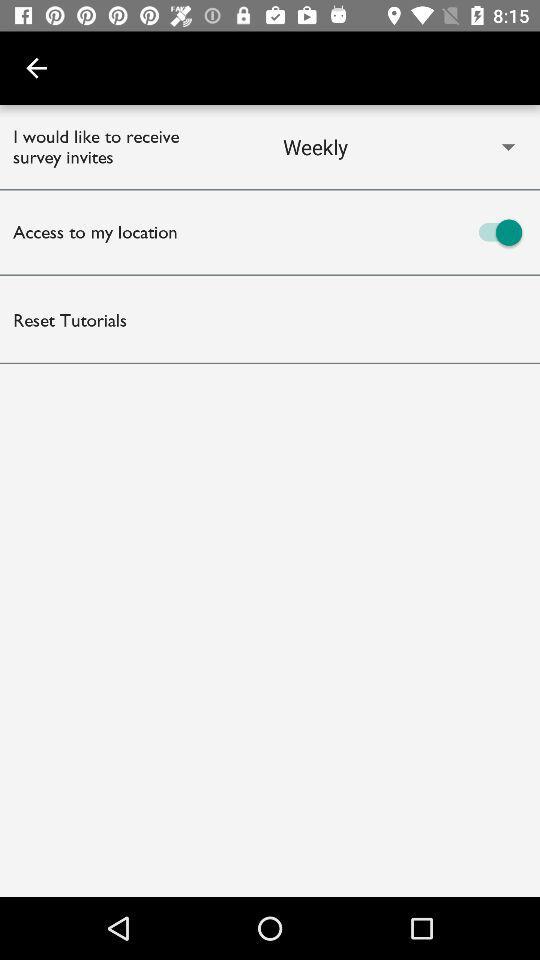 The width and height of the screenshot is (540, 960). I want to click on location access option, so click(405, 232).